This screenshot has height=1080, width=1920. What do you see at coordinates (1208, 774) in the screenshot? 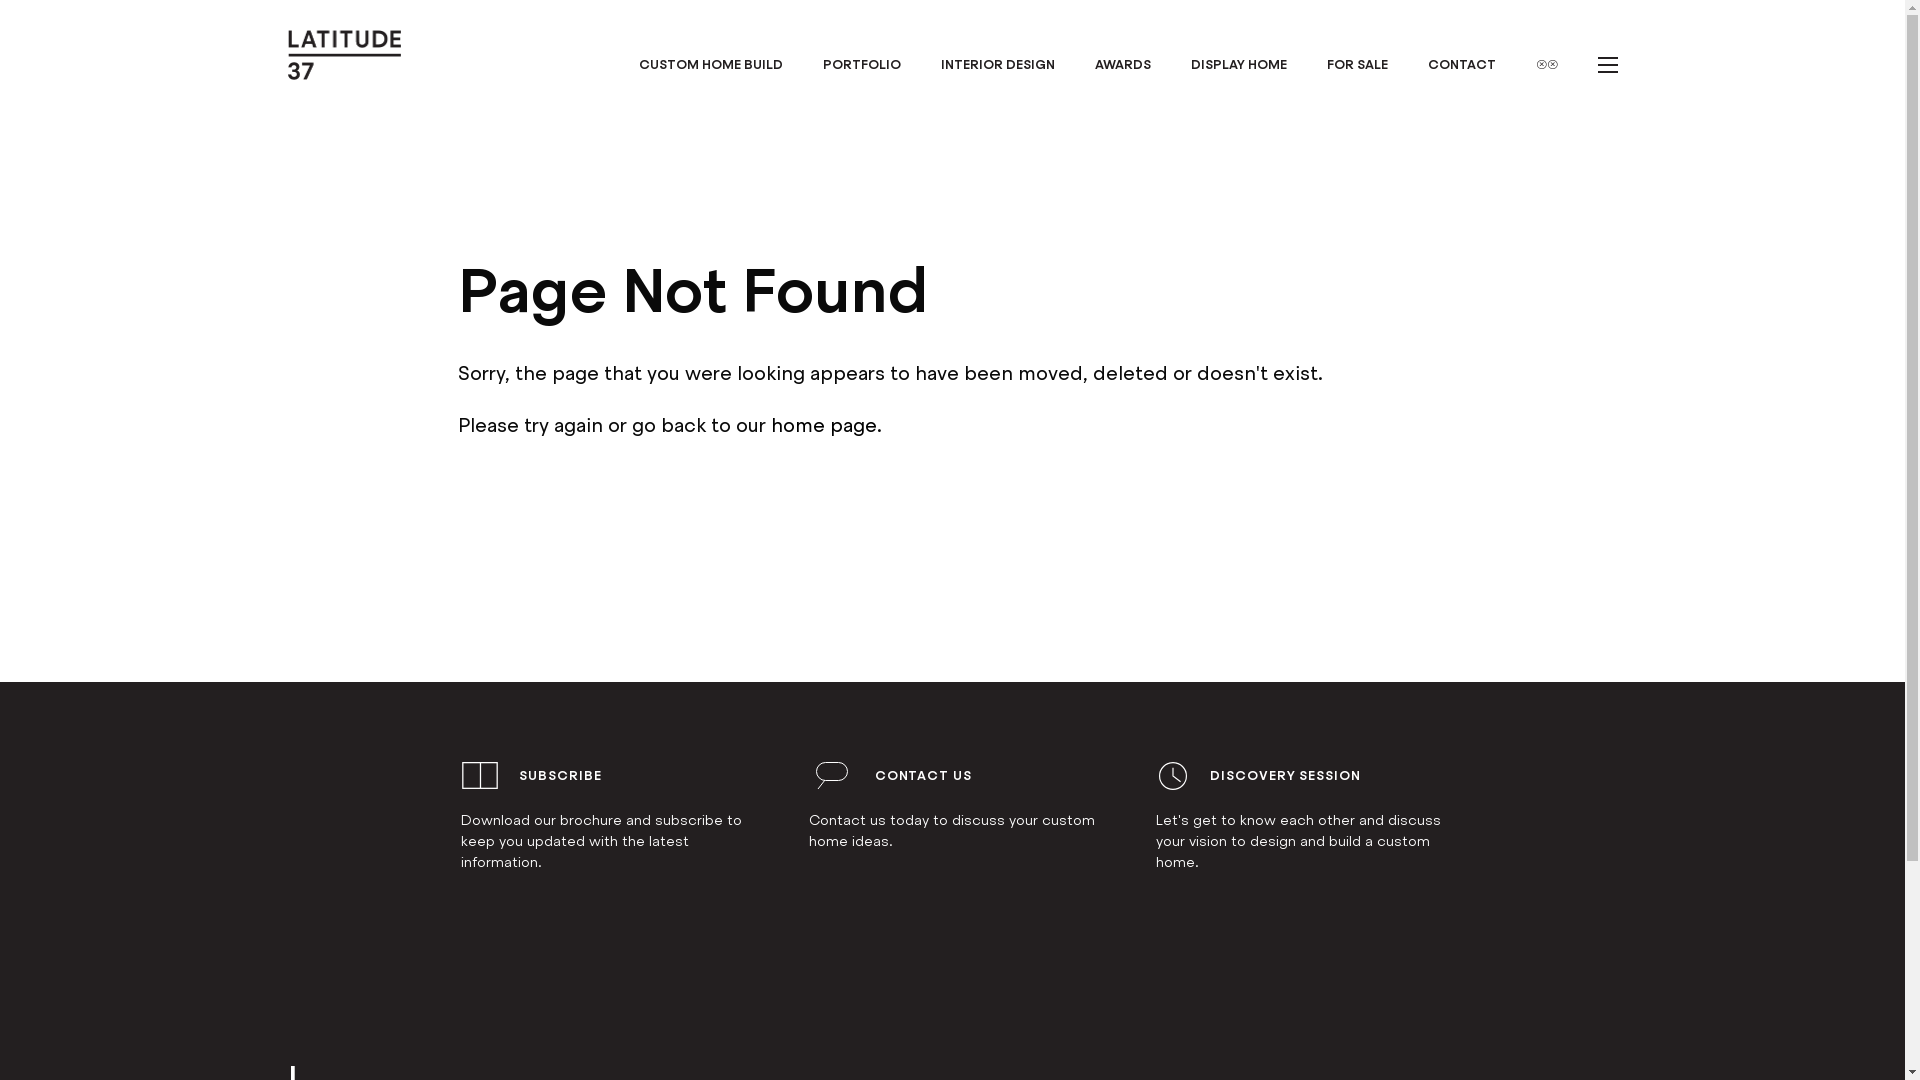
I see `'DISCOVERY SESSION'` at bounding box center [1208, 774].